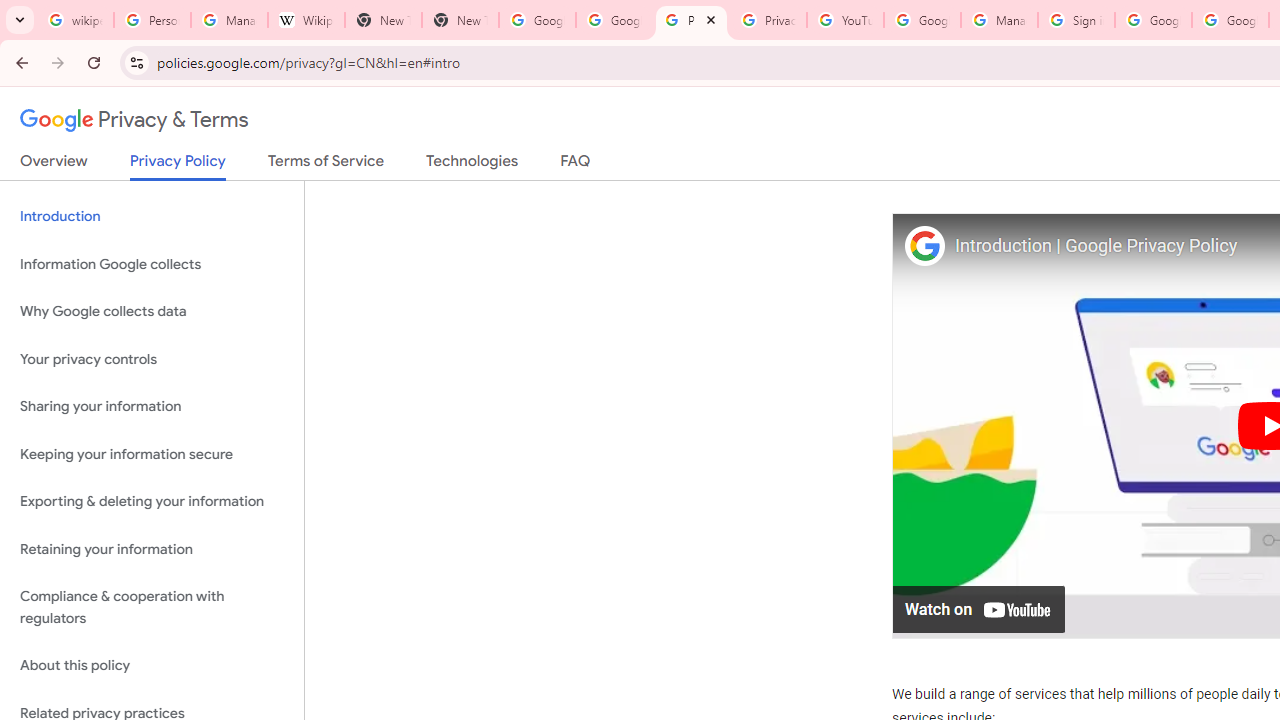 This screenshot has height=720, width=1280. What do you see at coordinates (151, 20) in the screenshot?
I see `'Personalization & Google Search results - Google Search Help'` at bounding box center [151, 20].